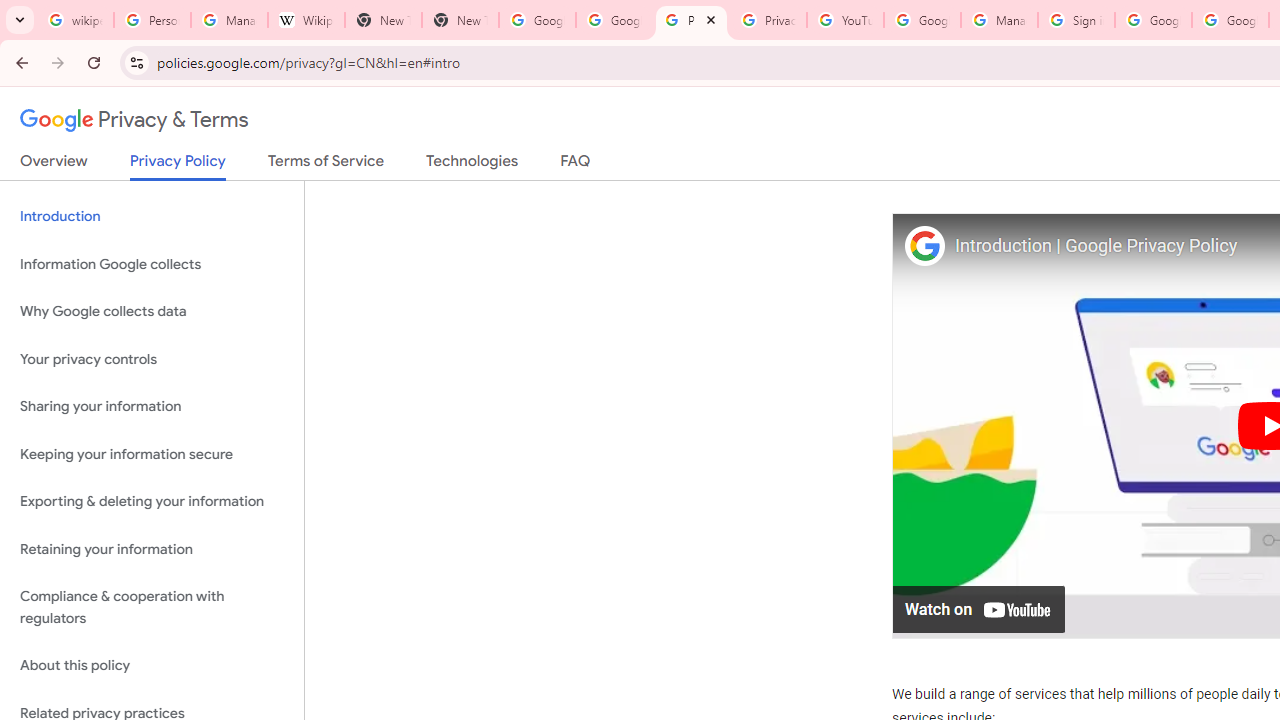 This screenshot has height=720, width=1280. What do you see at coordinates (151, 20) in the screenshot?
I see `'Personalization & Google Search results - Google Search Help'` at bounding box center [151, 20].